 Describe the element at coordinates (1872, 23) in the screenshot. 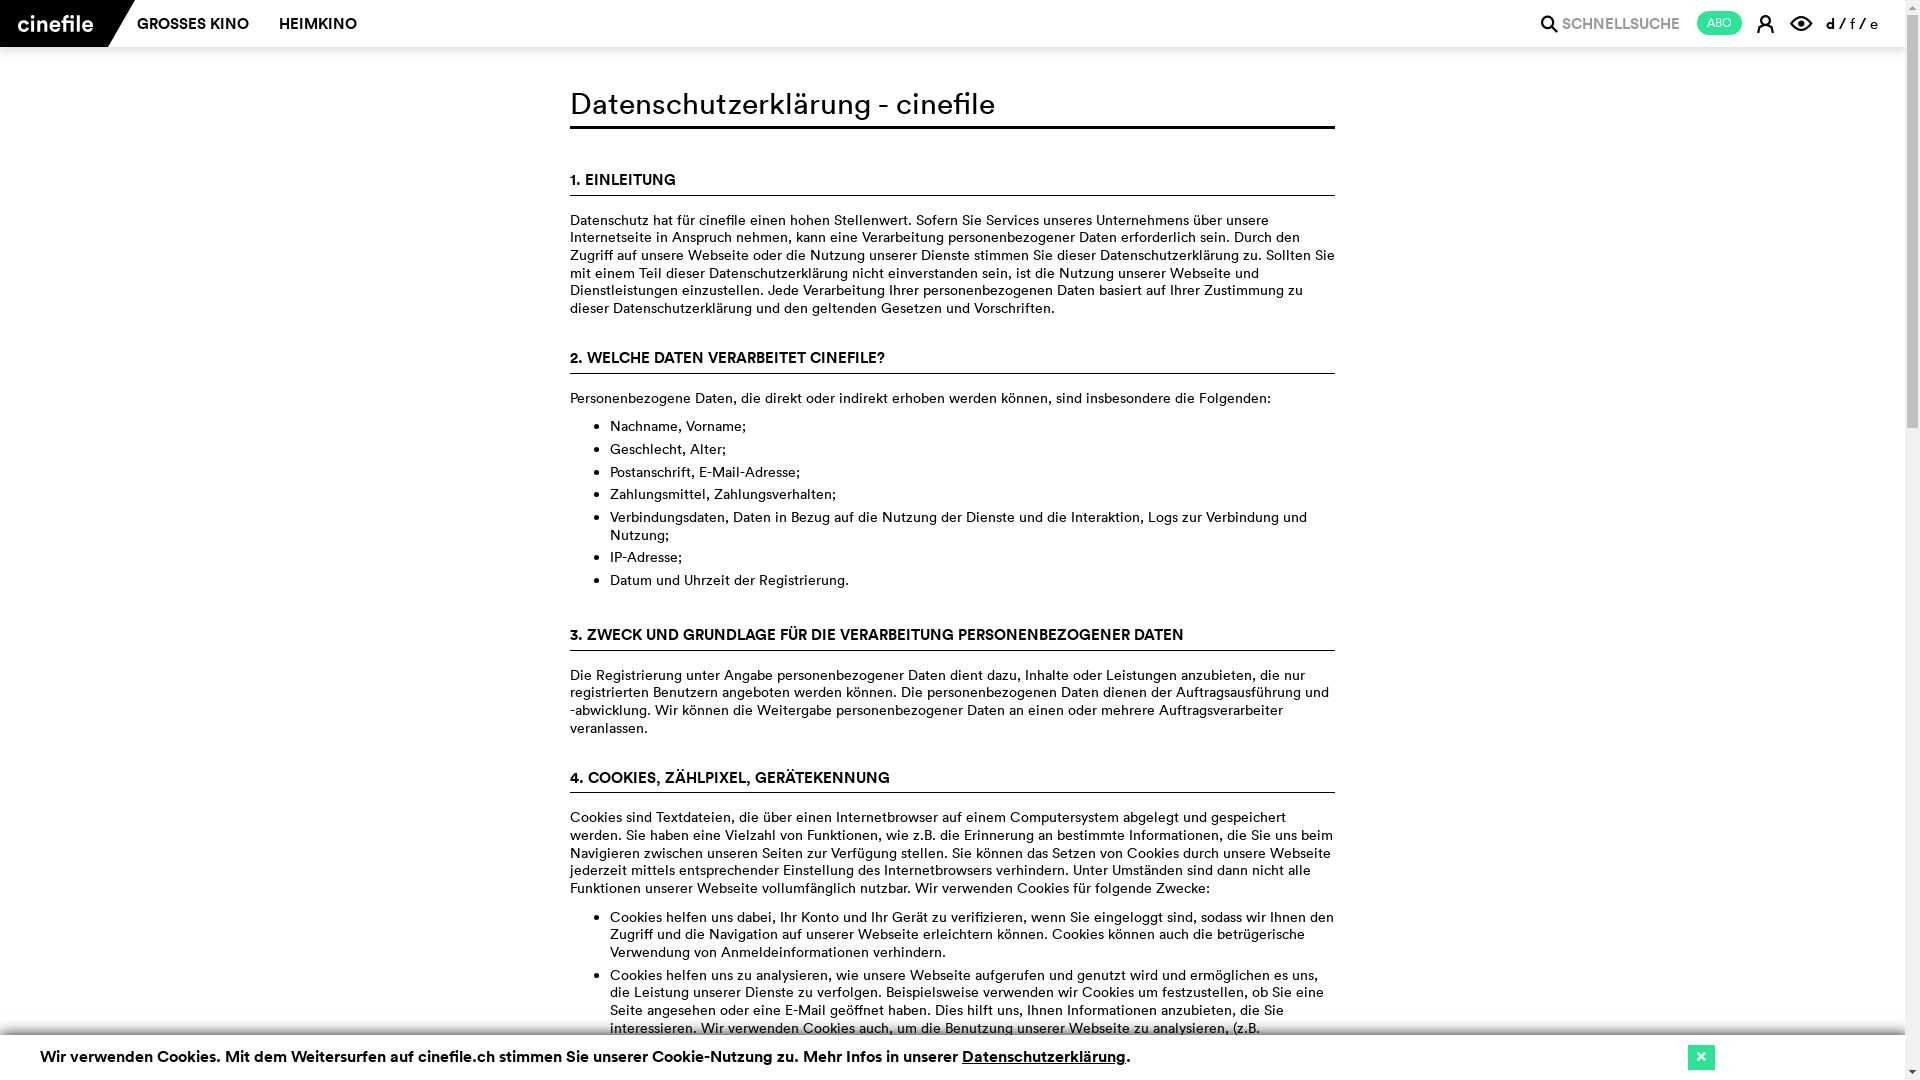

I see `'e'` at that location.